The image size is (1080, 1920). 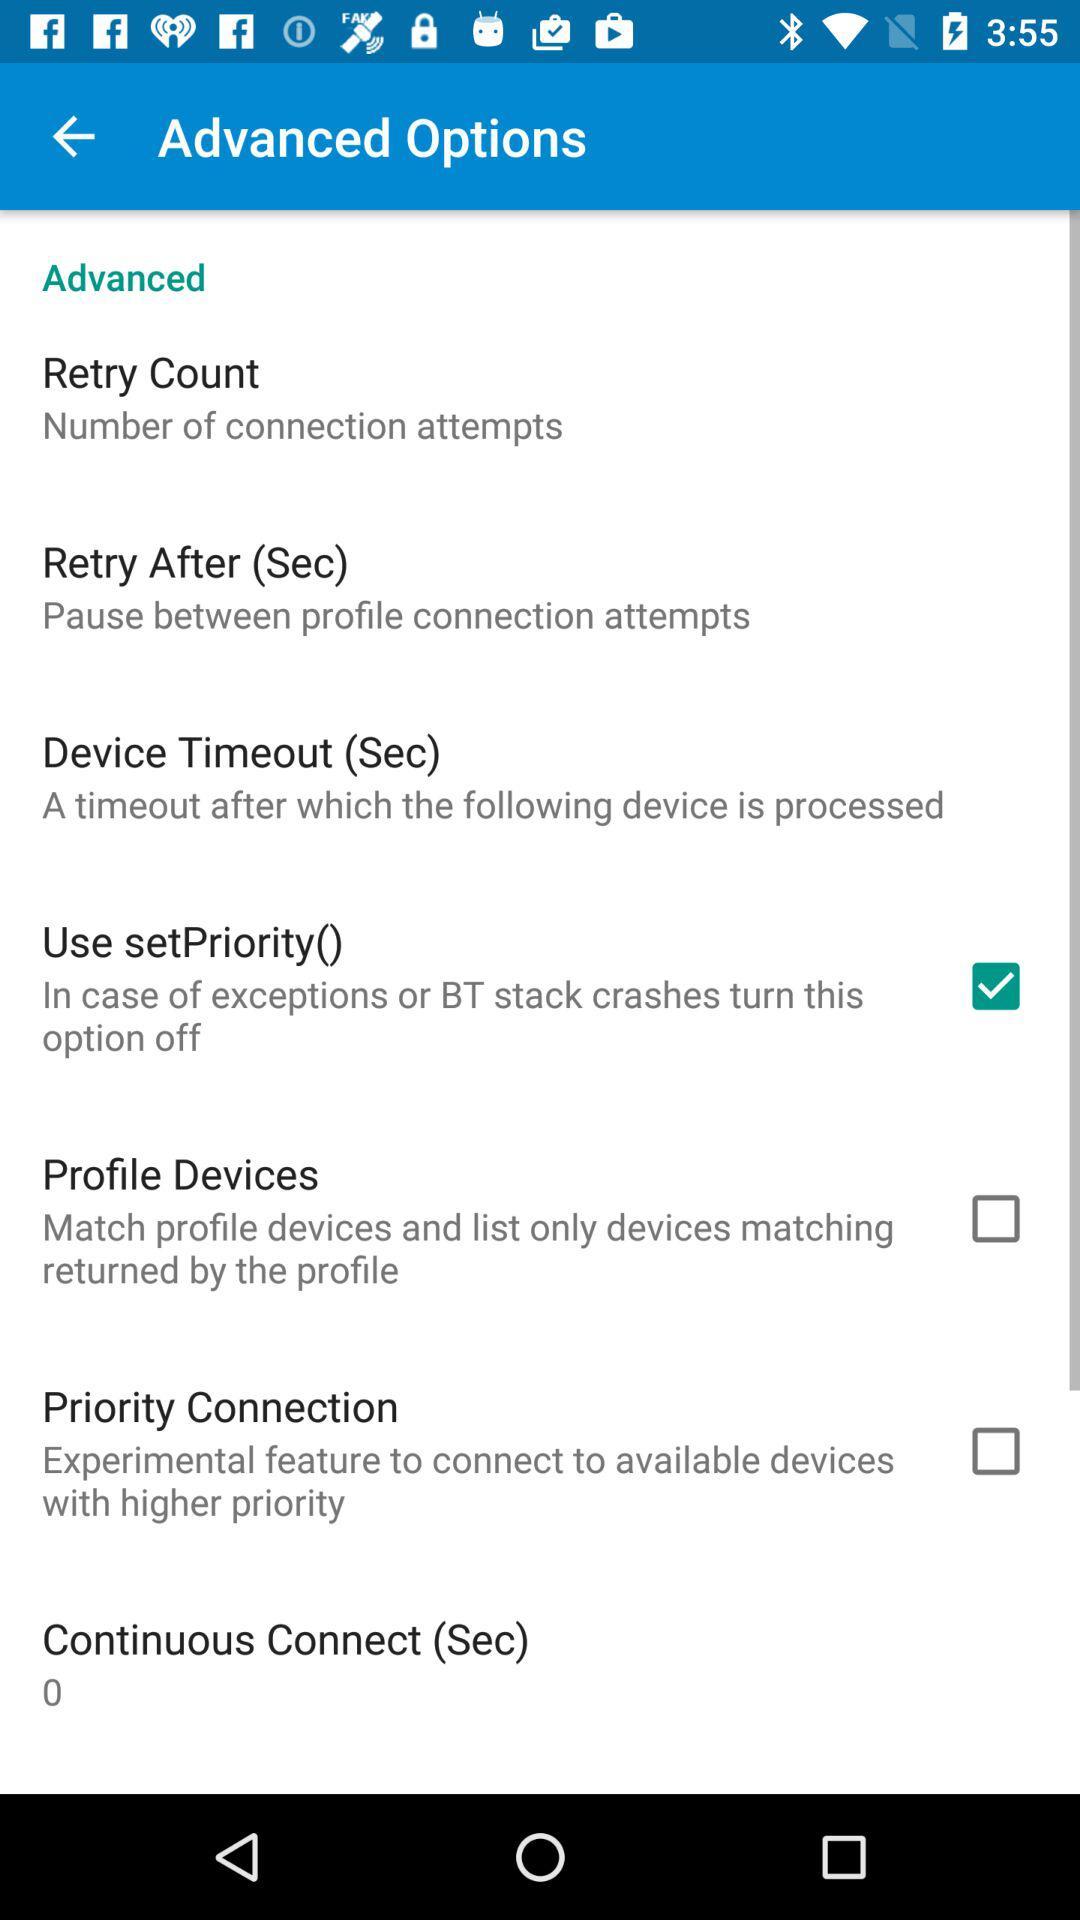 I want to click on go back, so click(x=72, y=135).